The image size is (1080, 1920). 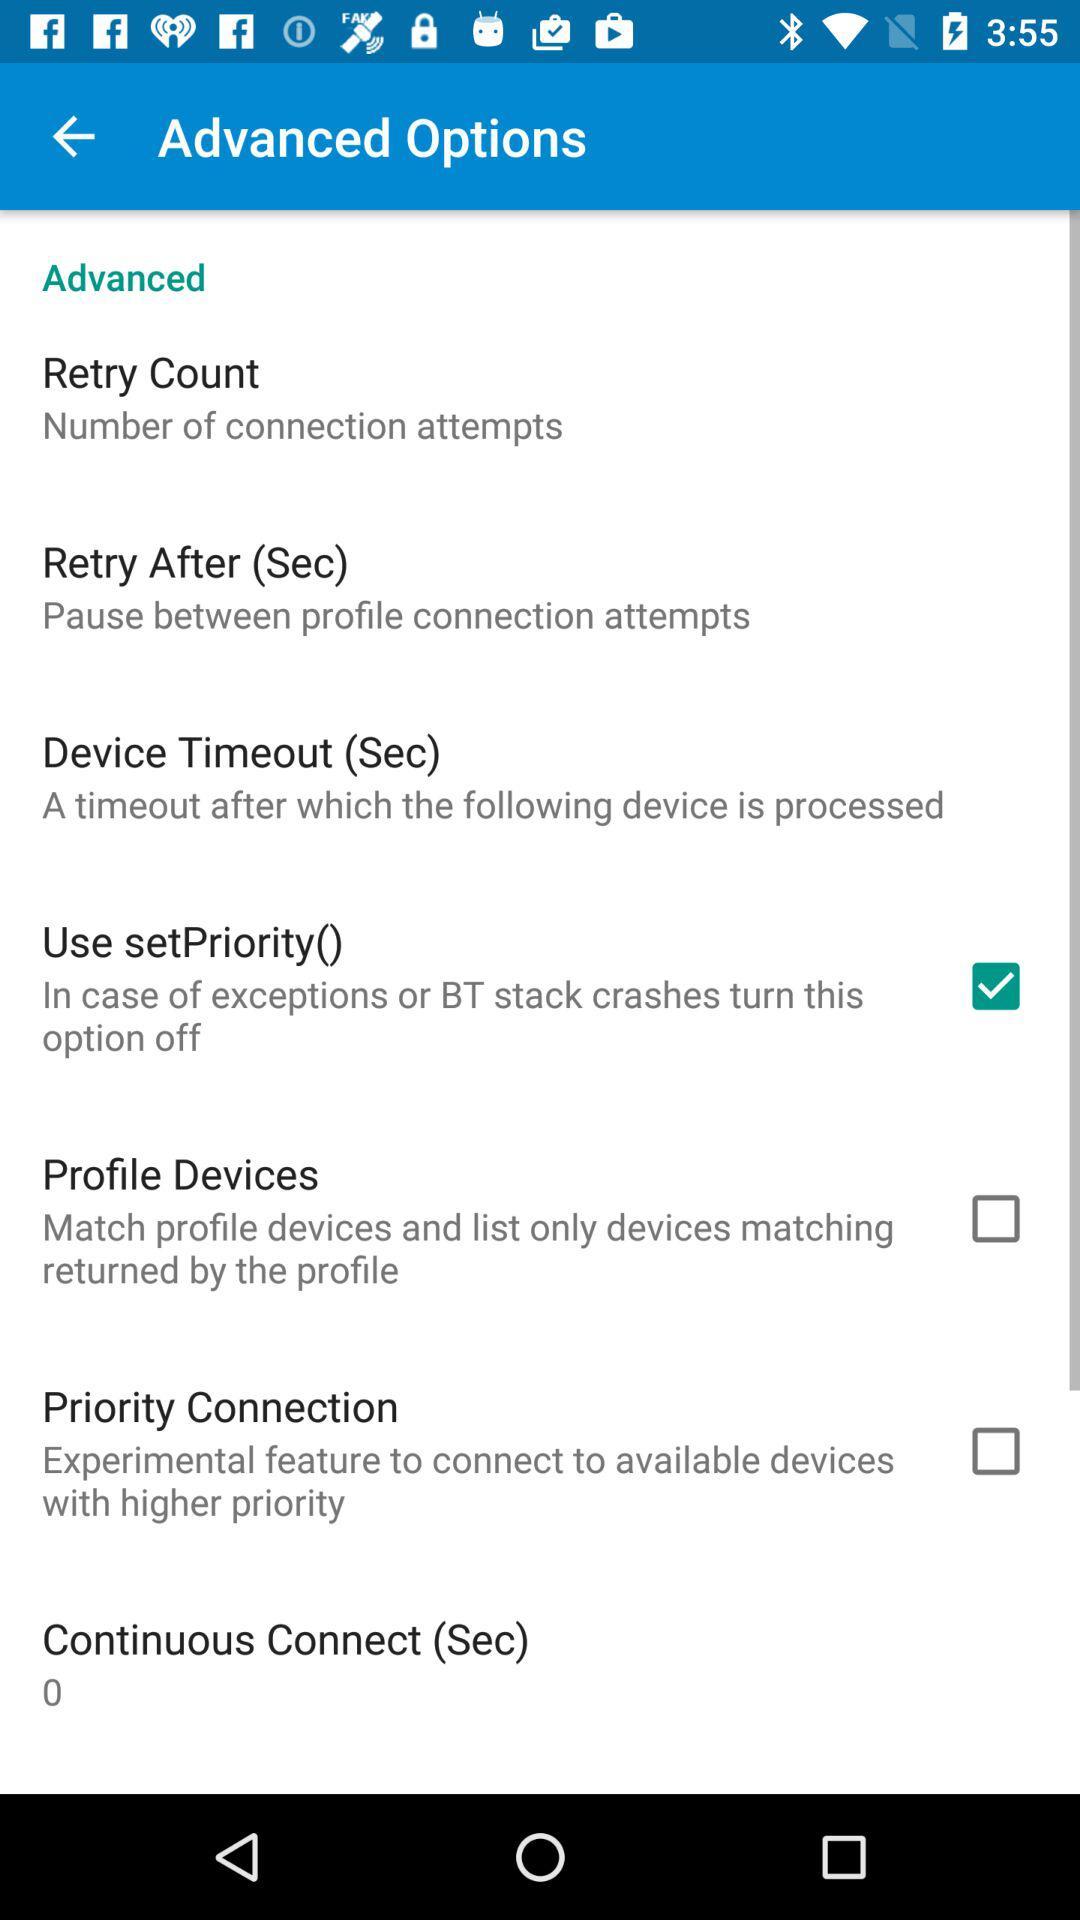 I want to click on go back, so click(x=72, y=135).